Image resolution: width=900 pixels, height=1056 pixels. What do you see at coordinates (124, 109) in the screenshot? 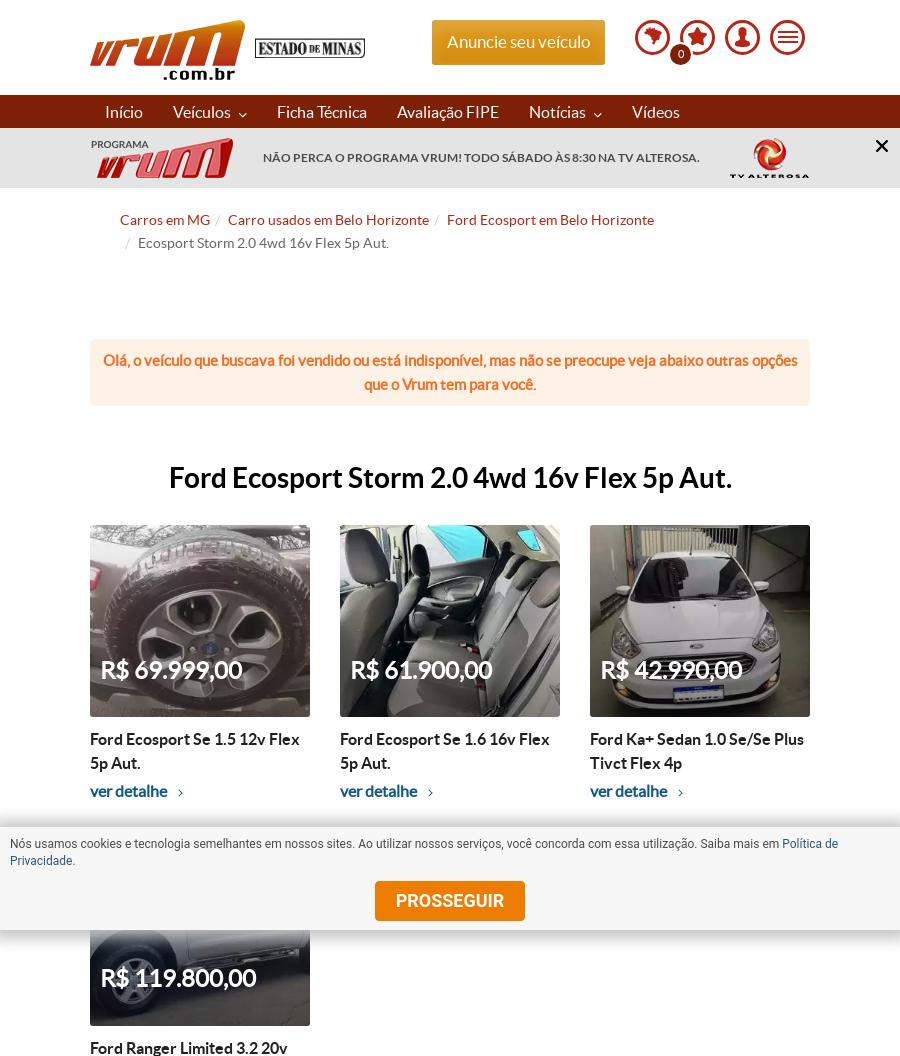
I see `'Início'` at bounding box center [124, 109].